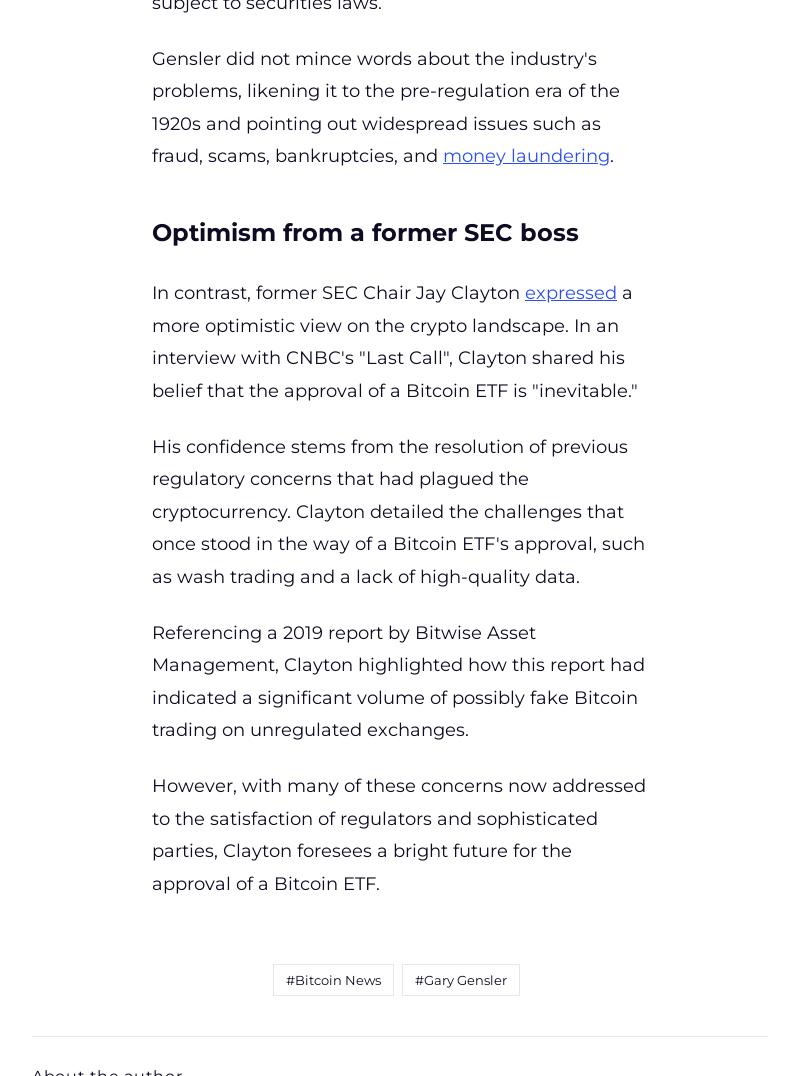 The image size is (800, 1076). What do you see at coordinates (523, 291) in the screenshot?
I see `'expressed'` at bounding box center [523, 291].